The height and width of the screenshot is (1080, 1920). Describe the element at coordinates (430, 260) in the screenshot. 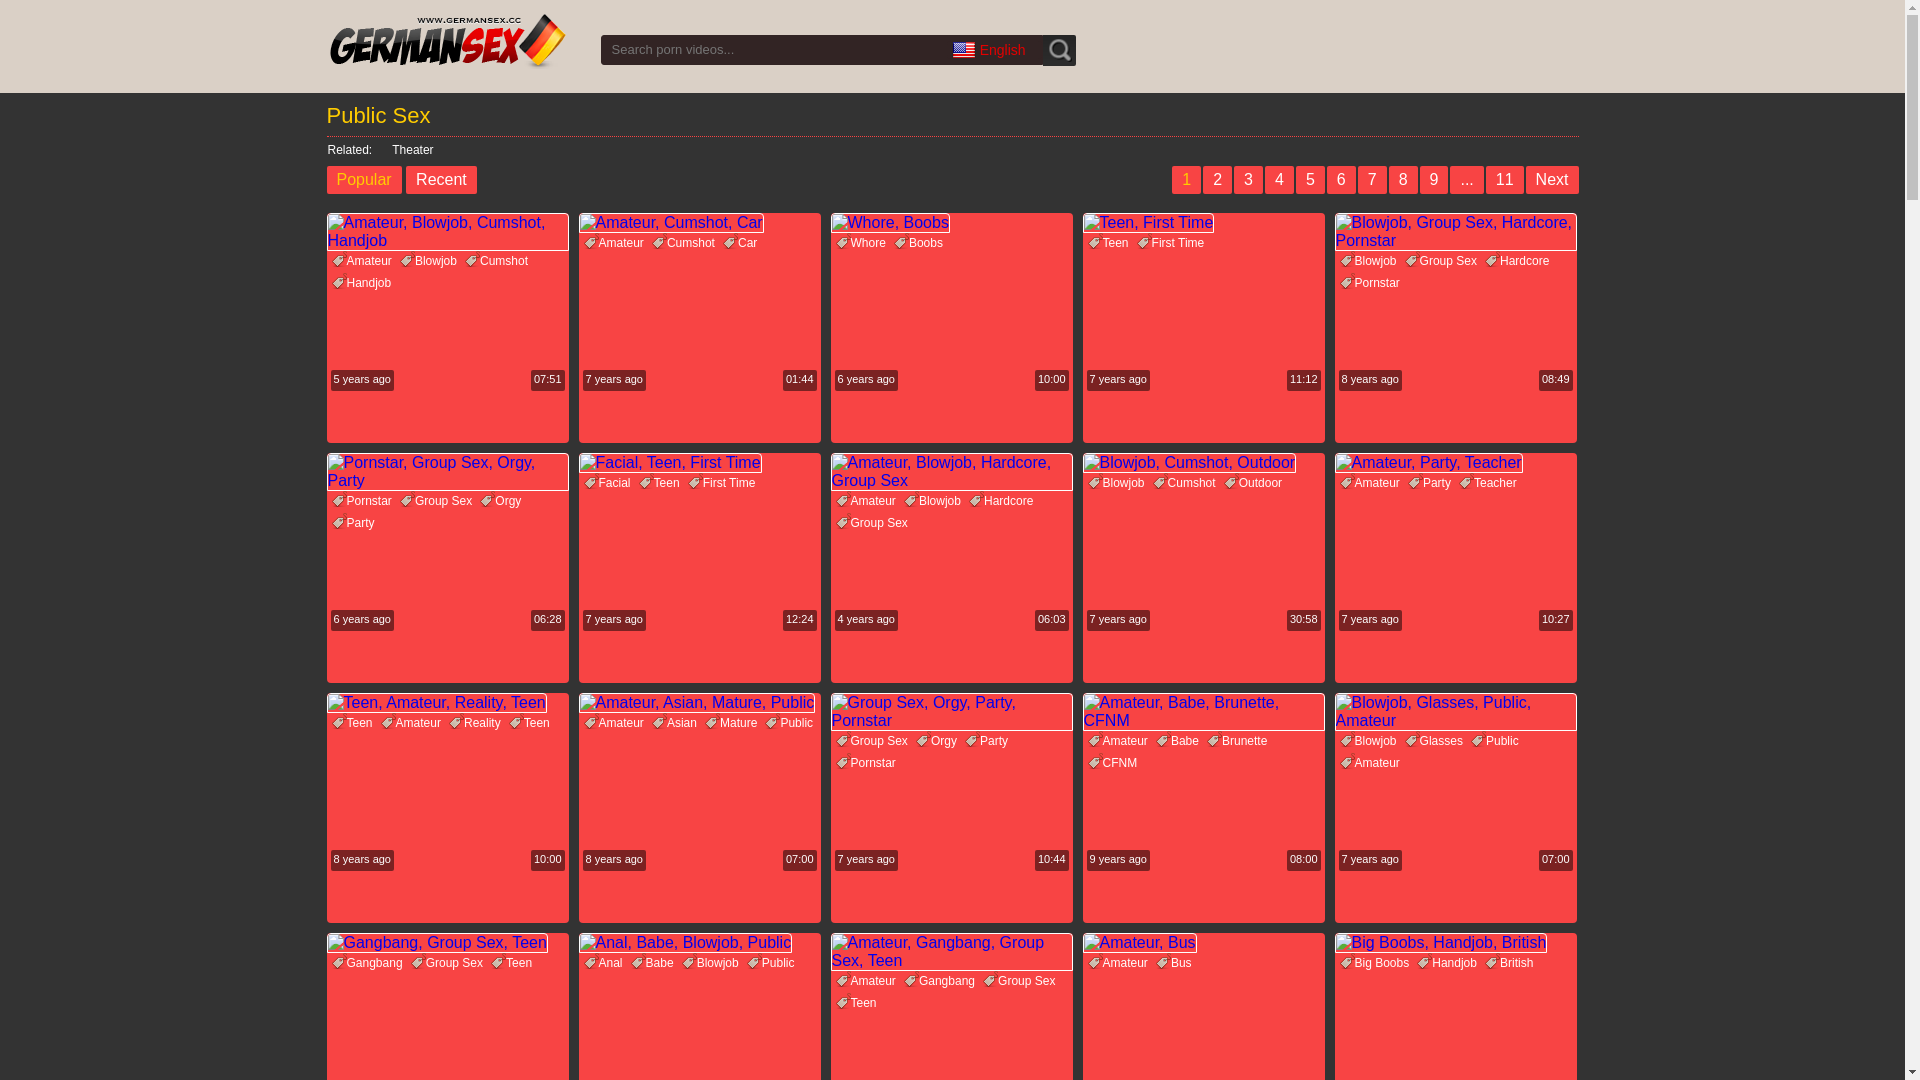

I see `'Blowjob'` at that location.